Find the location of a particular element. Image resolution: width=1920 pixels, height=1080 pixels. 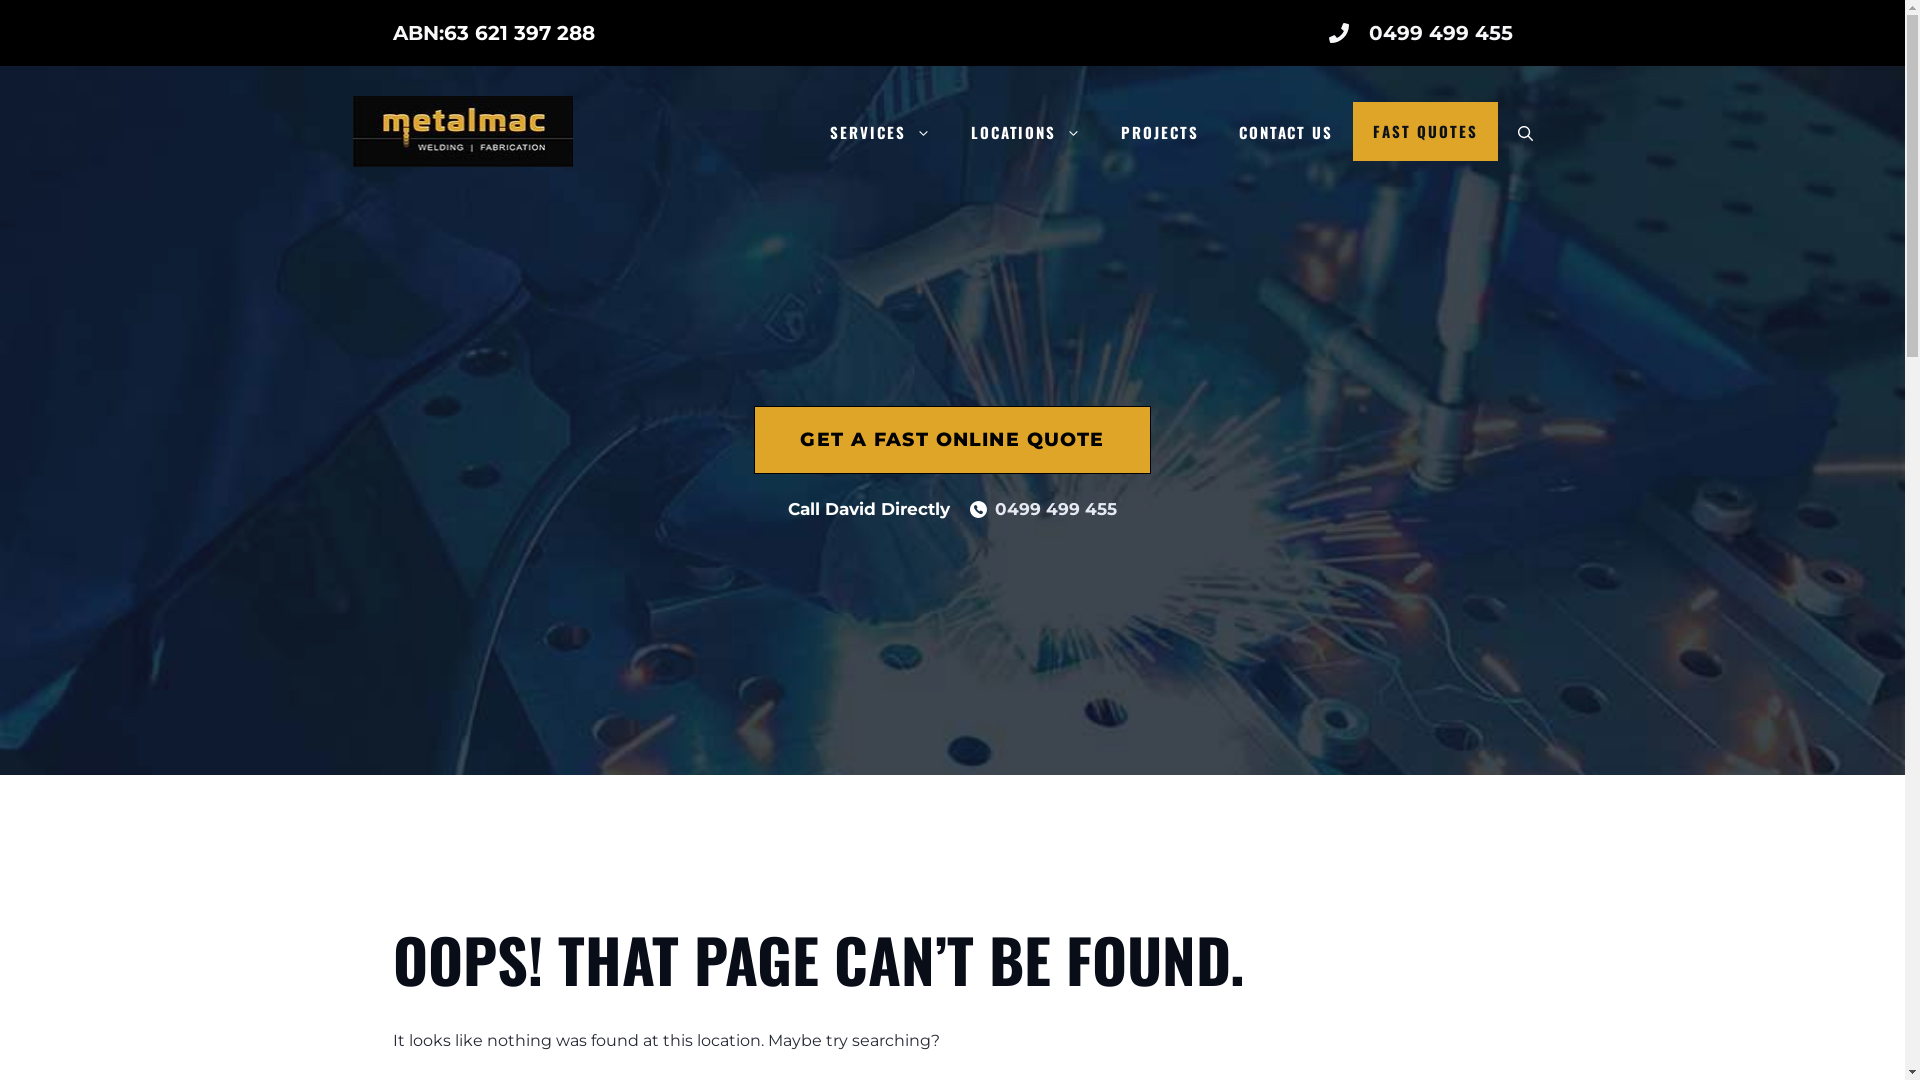

'CONTACT US' is located at coordinates (1286, 131).